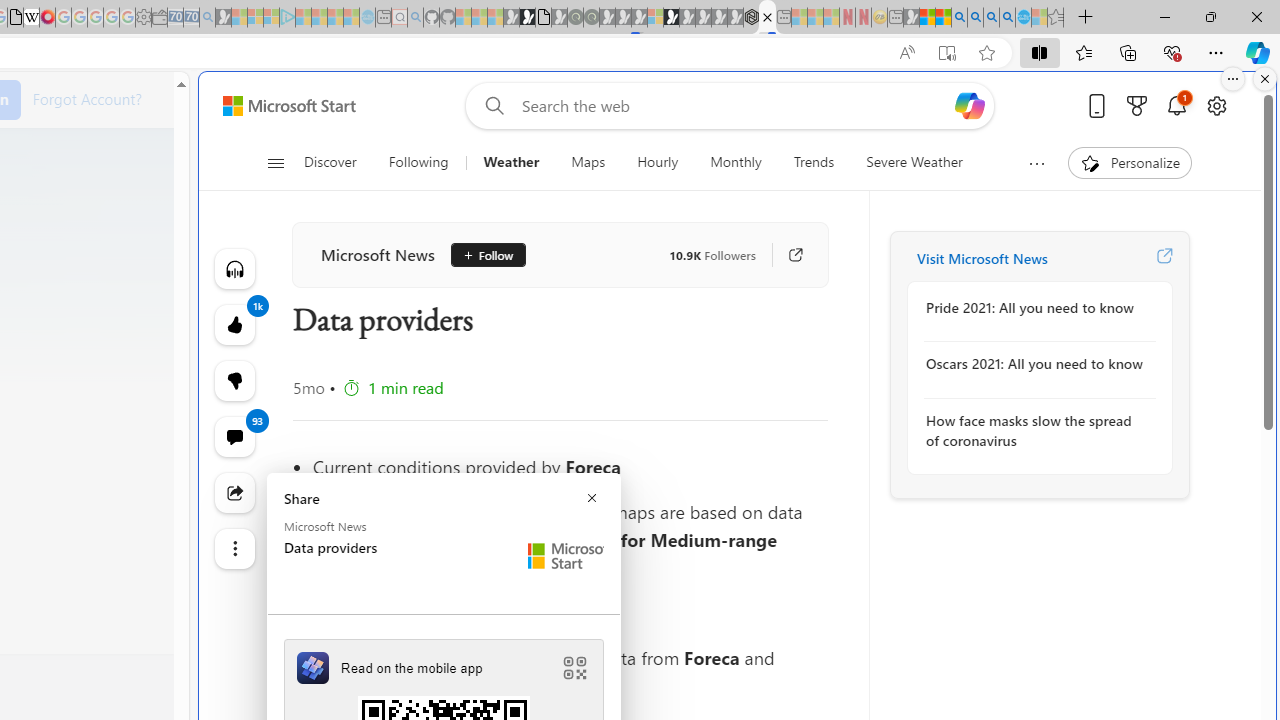 Image resolution: width=1280 pixels, height=720 pixels. What do you see at coordinates (207, 17) in the screenshot?
I see `'Bing Real Estate - Home sales and rental listings - Sleeping'` at bounding box center [207, 17].